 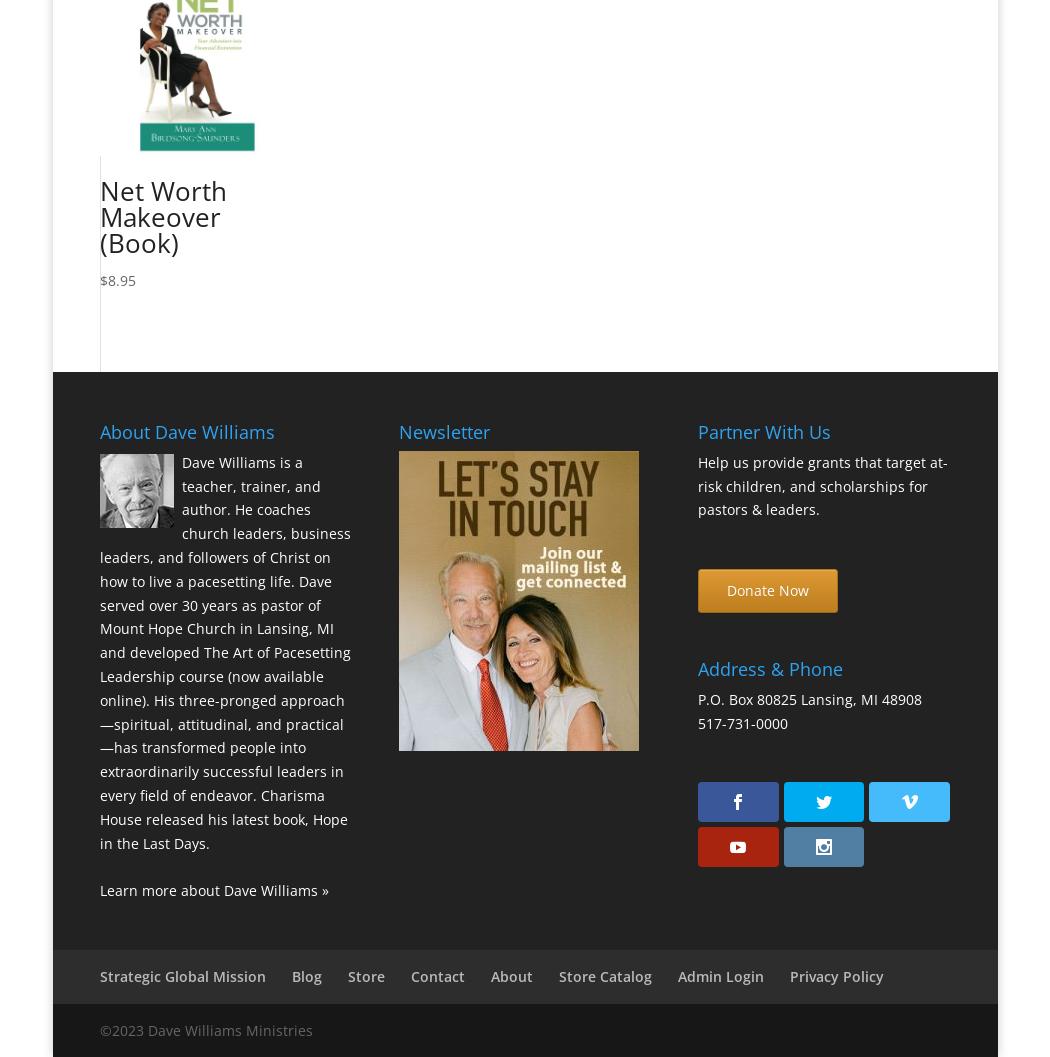 What do you see at coordinates (289, 975) in the screenshot?
I see `'Blog'` at bounding box center [289, 975].